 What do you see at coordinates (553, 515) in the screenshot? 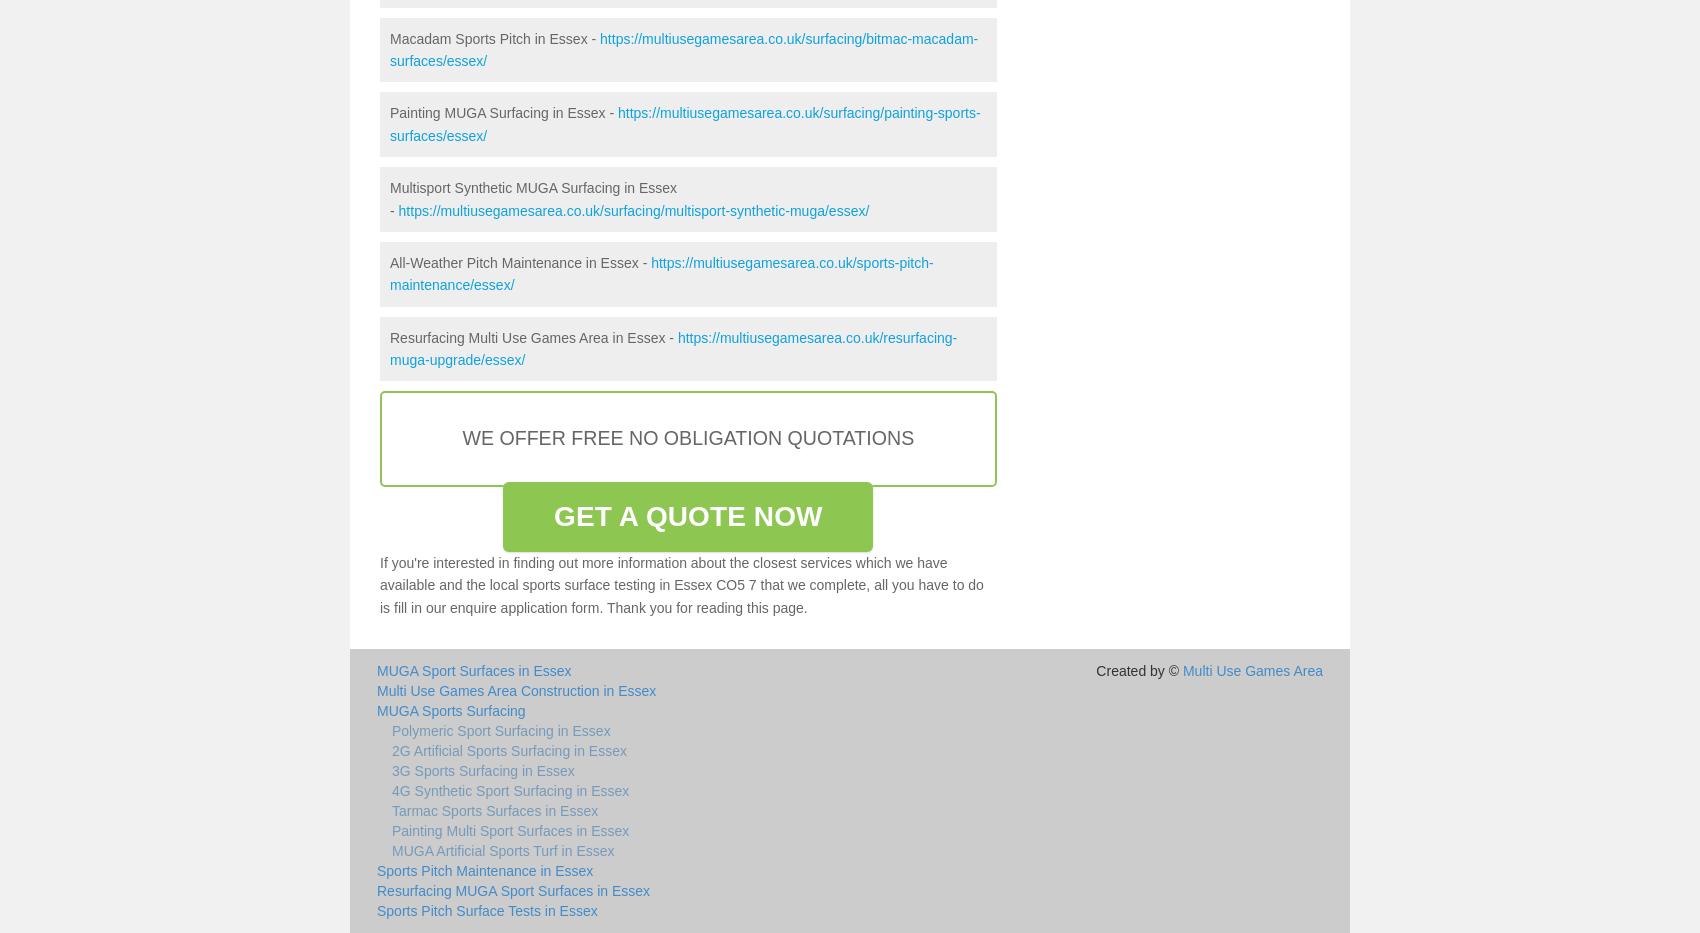
I see `'GET A QUOTE NOW'` at bounding box center [553, 515].